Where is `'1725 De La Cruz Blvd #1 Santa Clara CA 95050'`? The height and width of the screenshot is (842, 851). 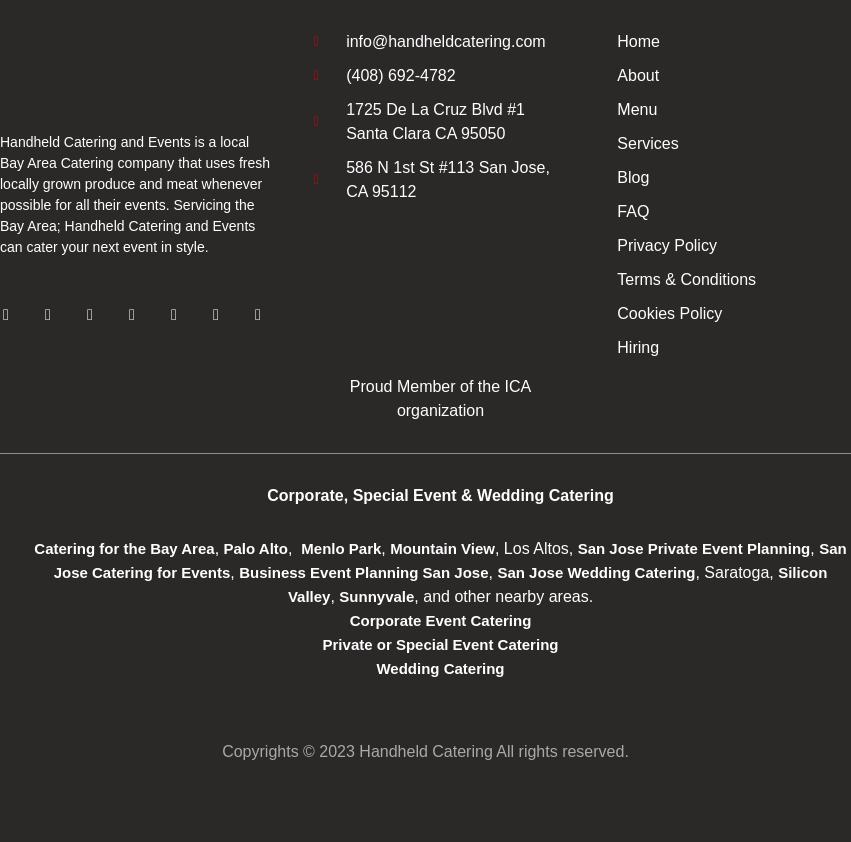 '1725 De La Cruz Blvd #1 Santa Clara CA 95050' is located at coordinates (435, 120).